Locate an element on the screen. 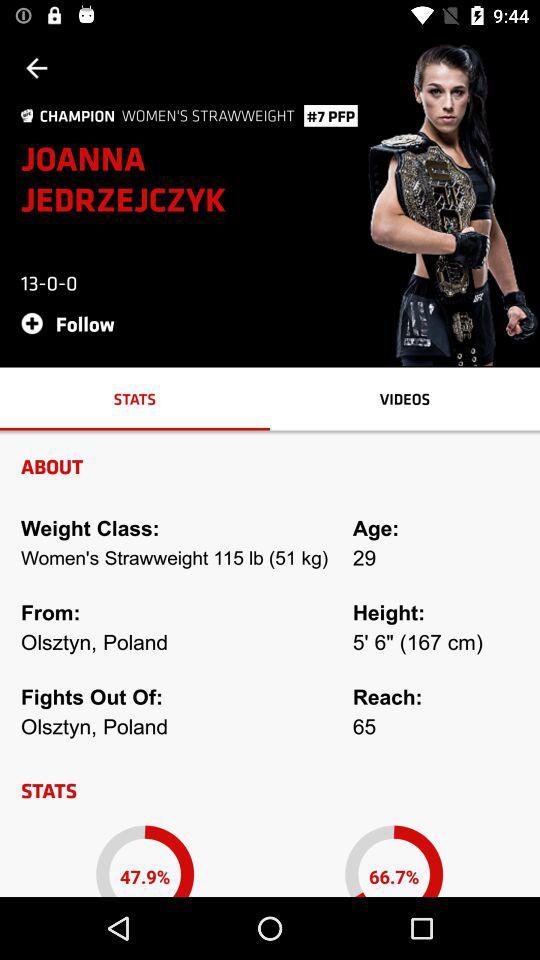  icon above stats item is located at coordinates (73, 323).